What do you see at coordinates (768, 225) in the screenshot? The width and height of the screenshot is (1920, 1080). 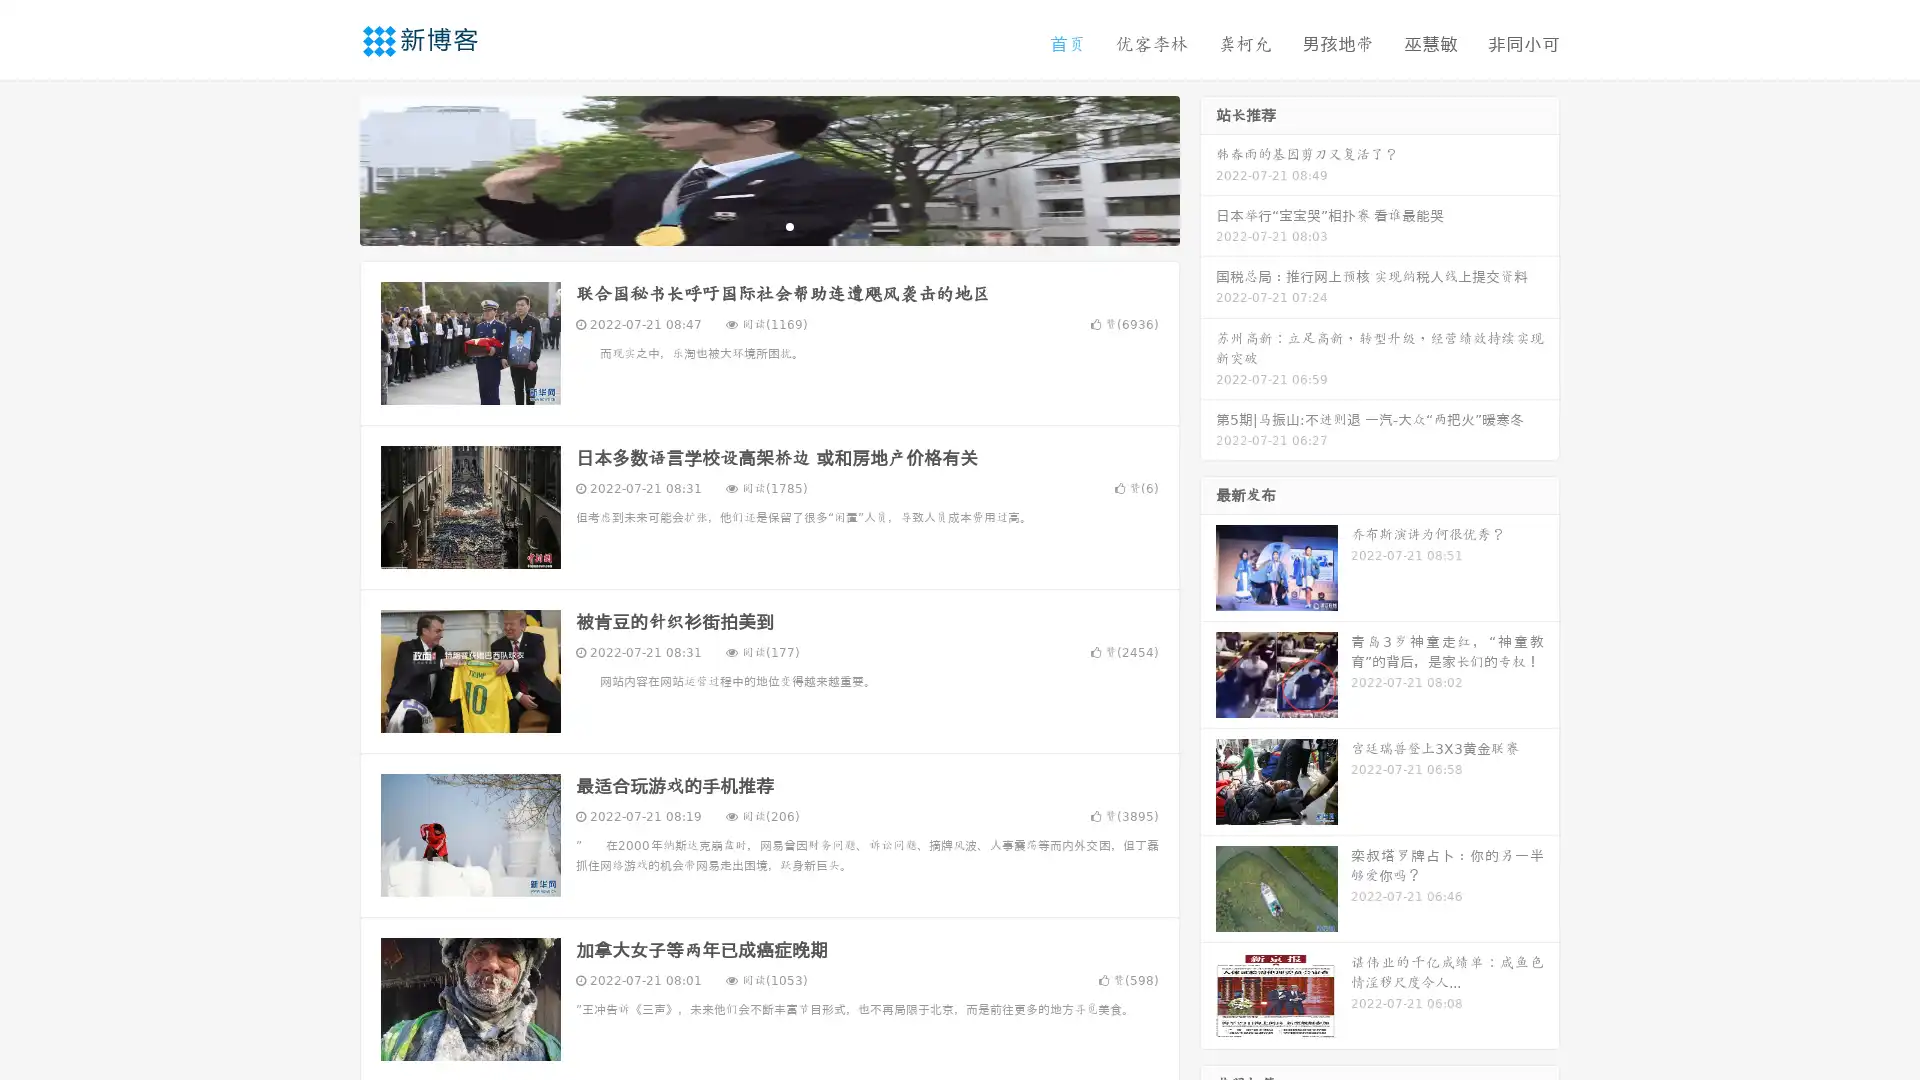 I see `Go to slide 2` at bounding box center [768, 225].